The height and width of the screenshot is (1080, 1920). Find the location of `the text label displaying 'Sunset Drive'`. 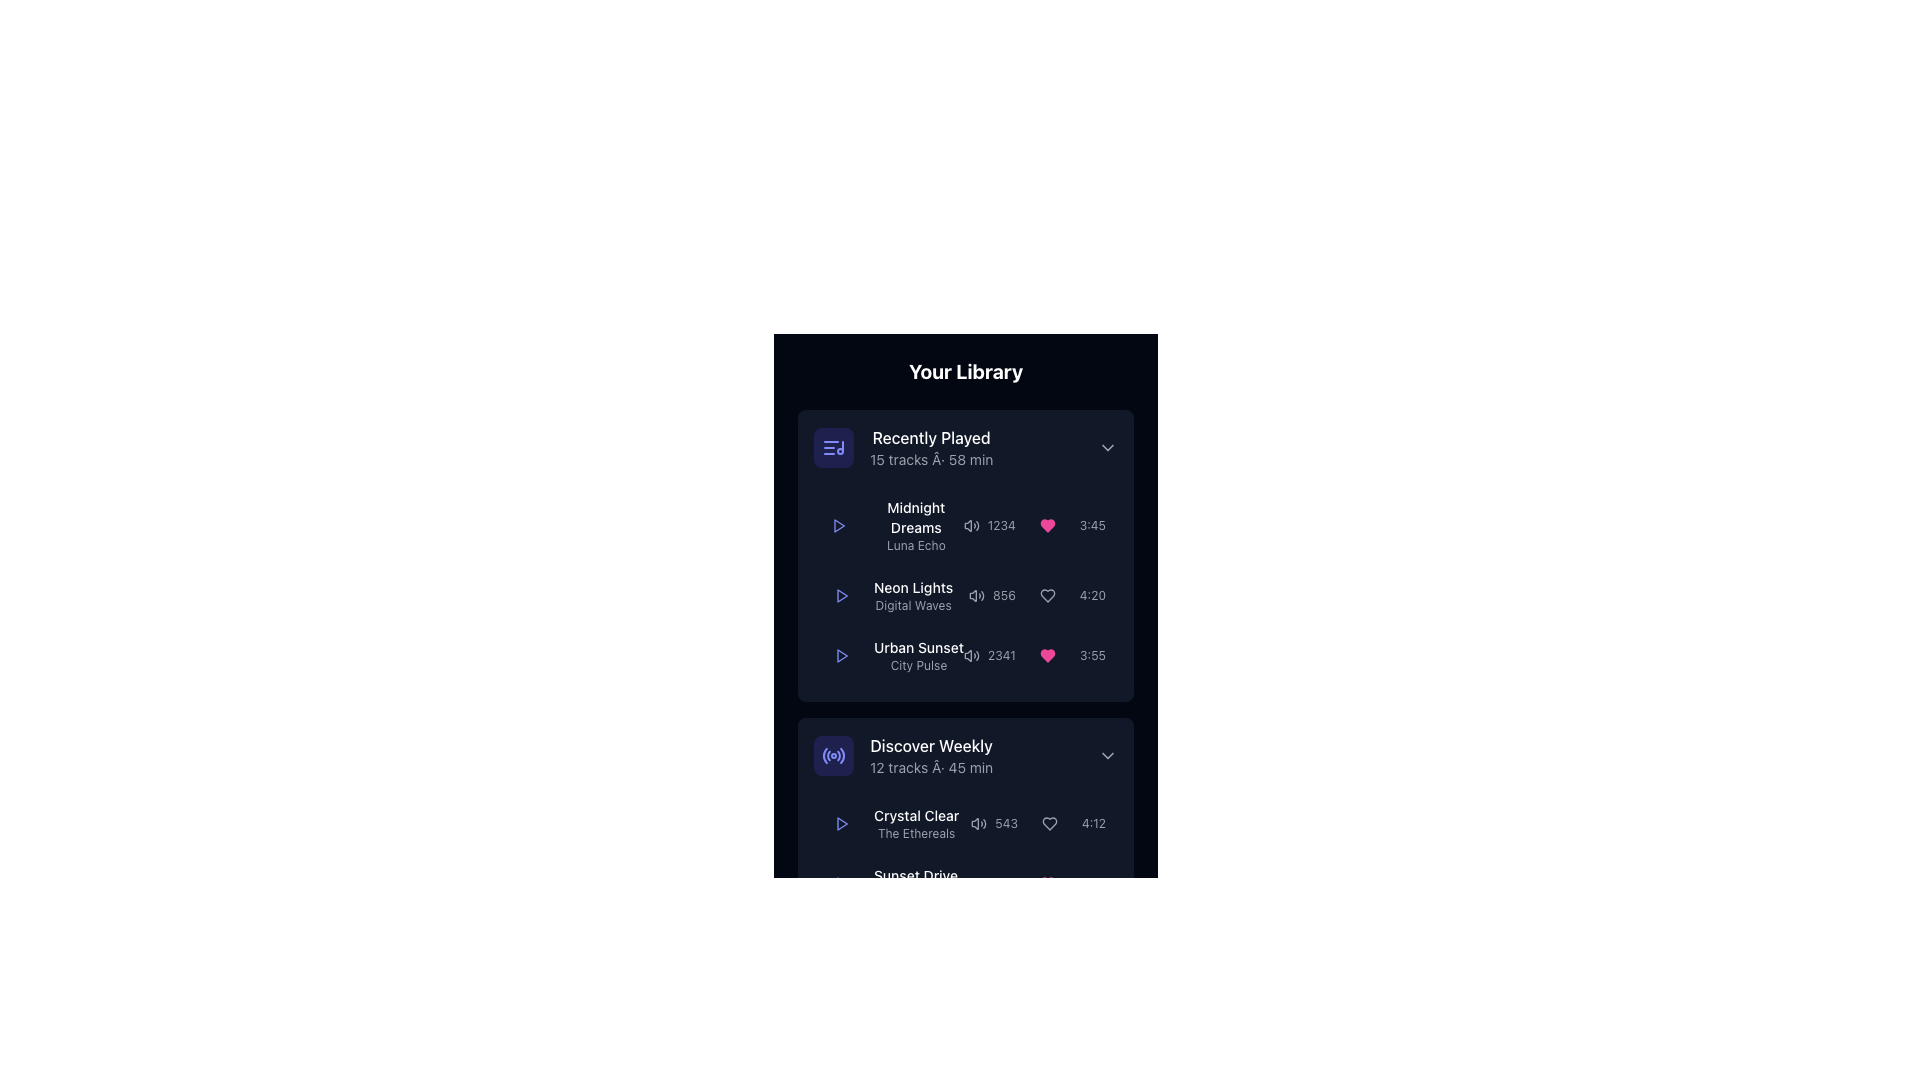

the text label displaying 'Sunset Drive' is located at coordinates (891, 882).